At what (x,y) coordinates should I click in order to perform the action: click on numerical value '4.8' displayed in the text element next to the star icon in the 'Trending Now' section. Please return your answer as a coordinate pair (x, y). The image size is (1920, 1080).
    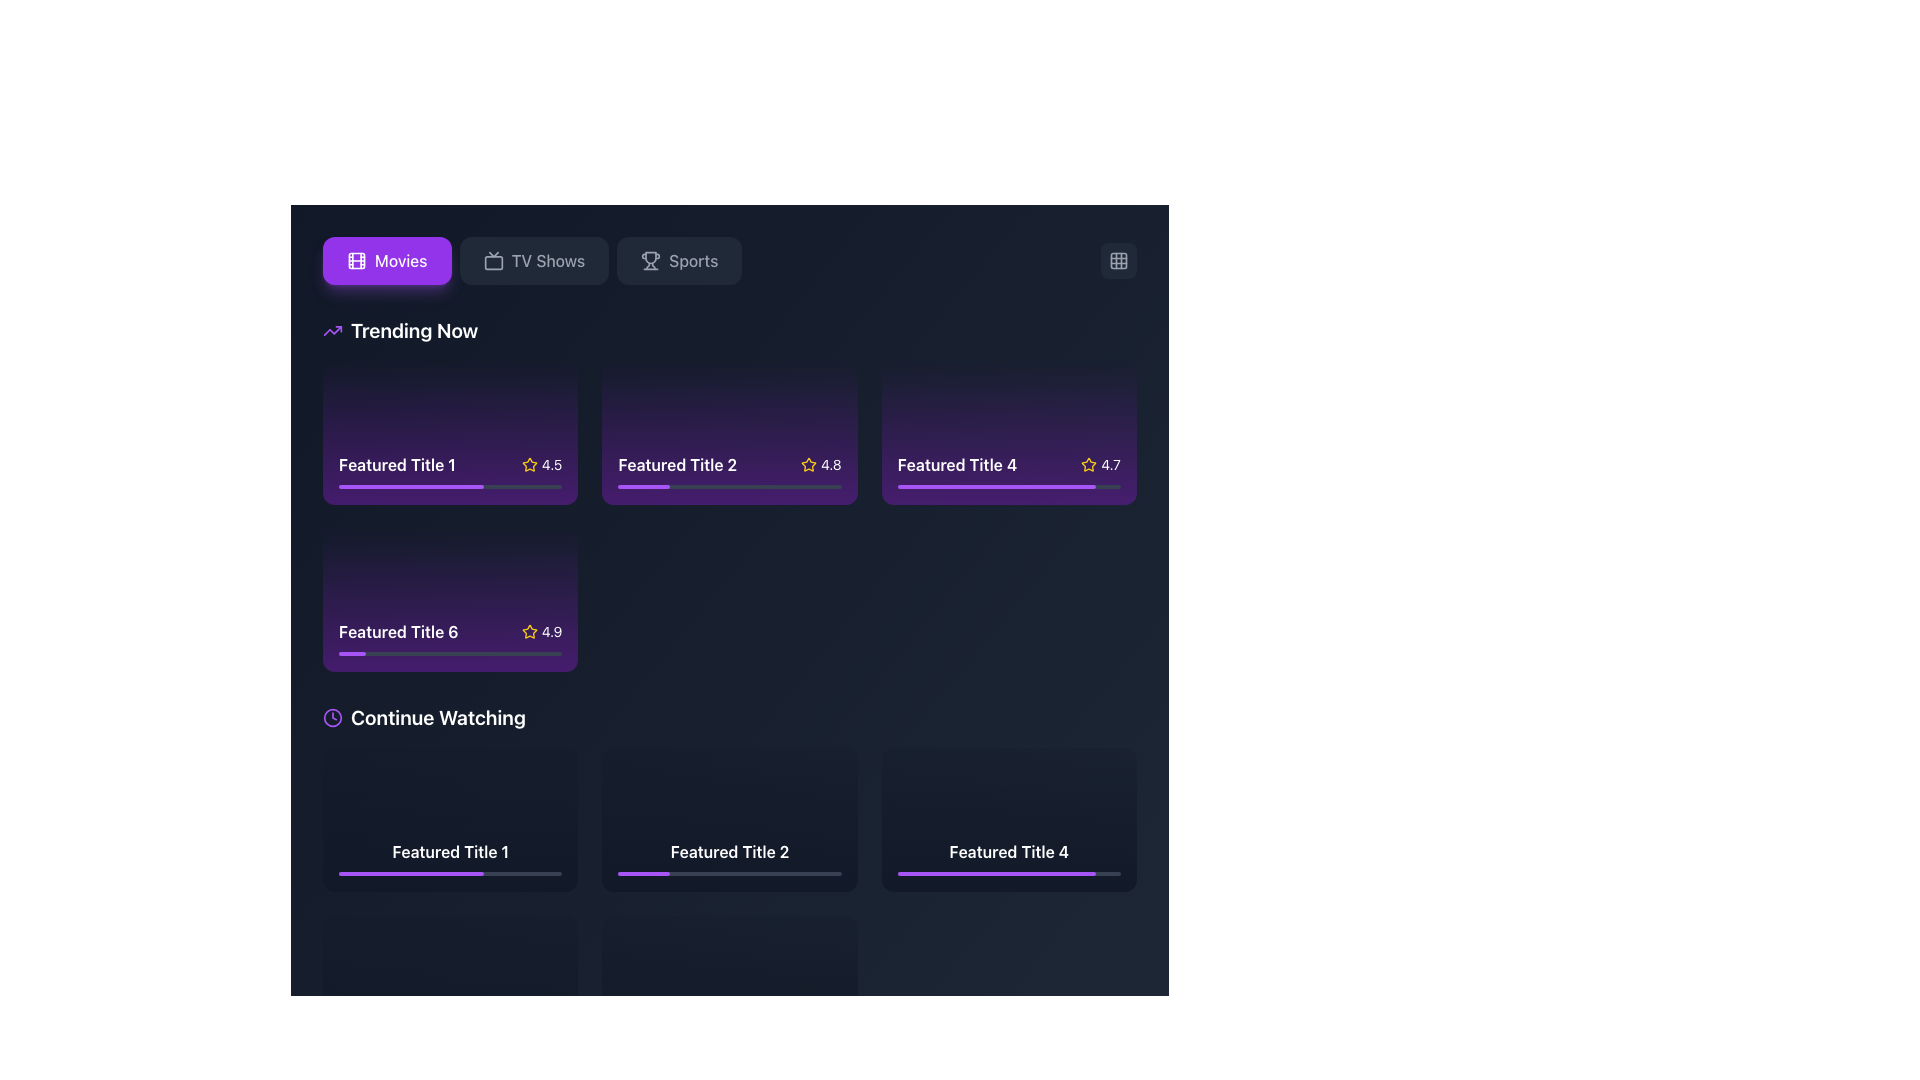
    Looking at the image, I should click on (831, 464).